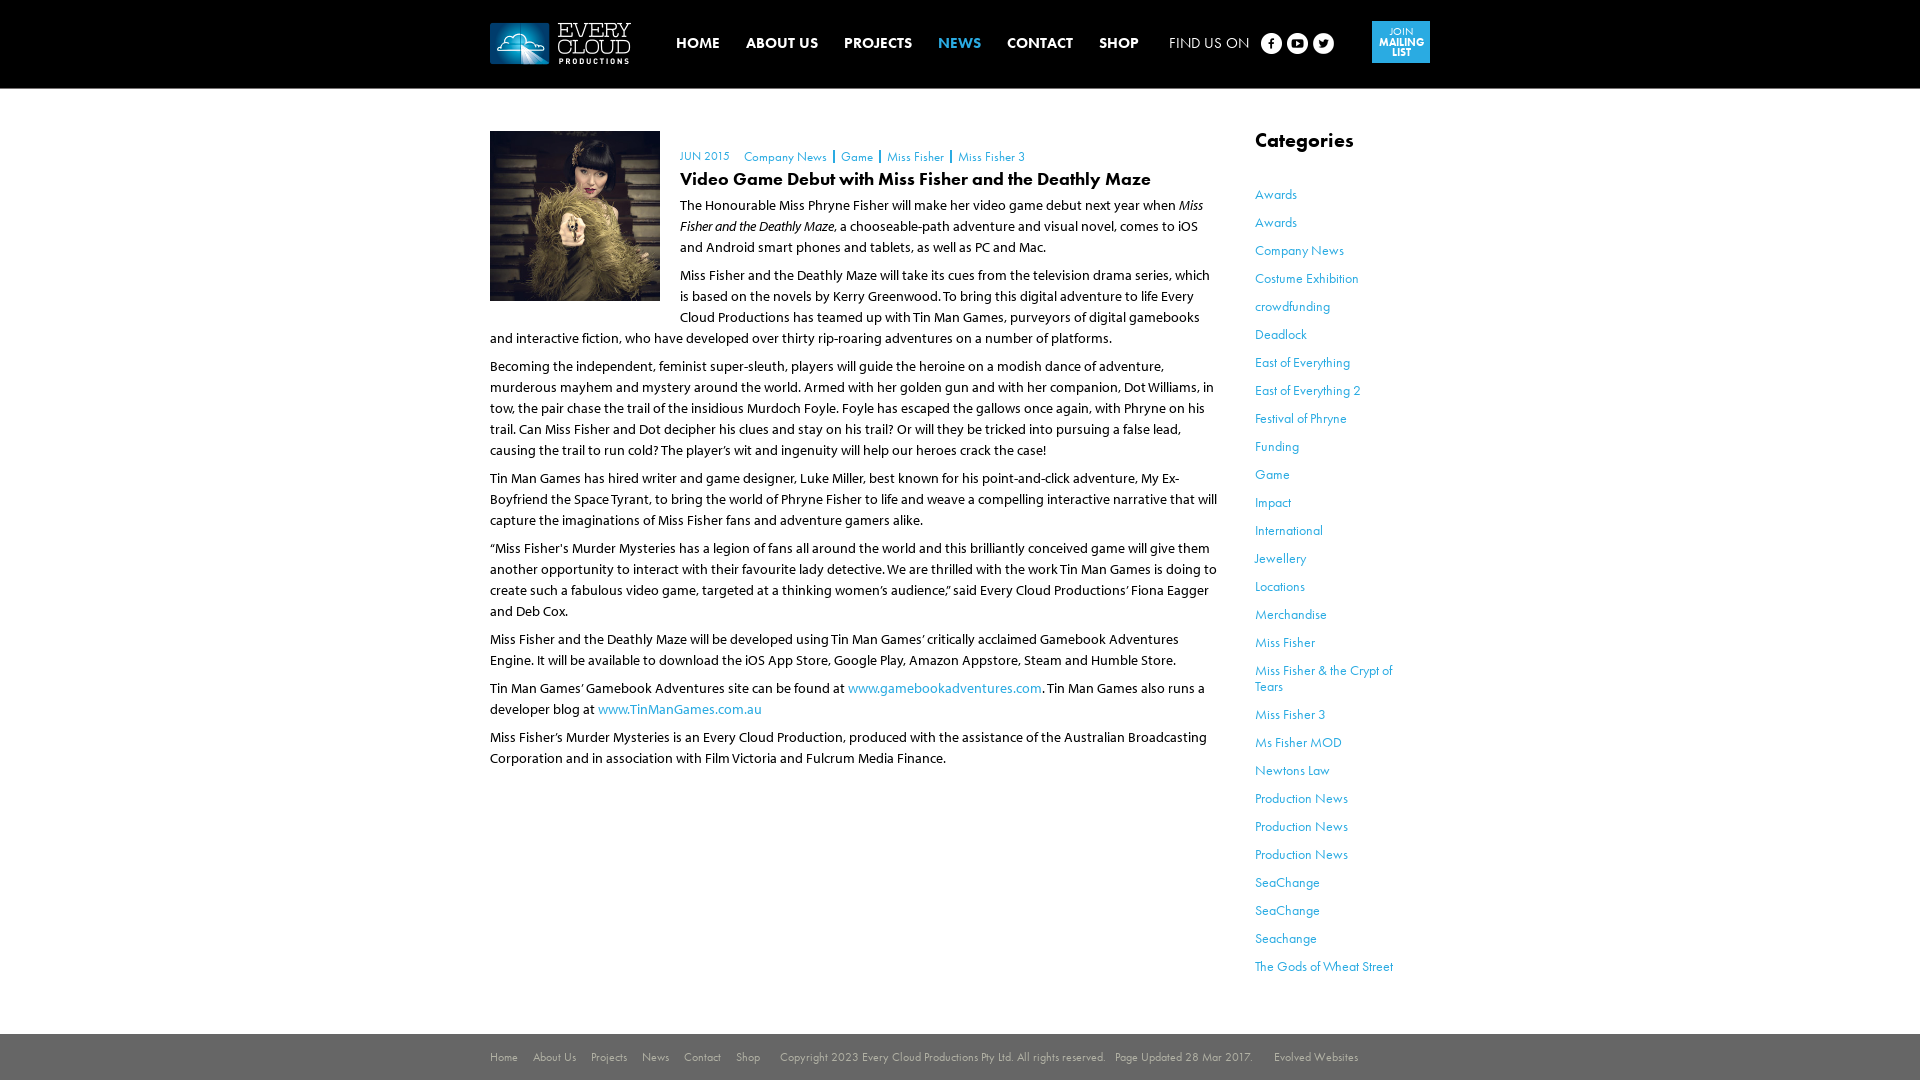  Describe the element at coordinates (936, 42) in the screenshot. I see `'NEWS'` at that location.